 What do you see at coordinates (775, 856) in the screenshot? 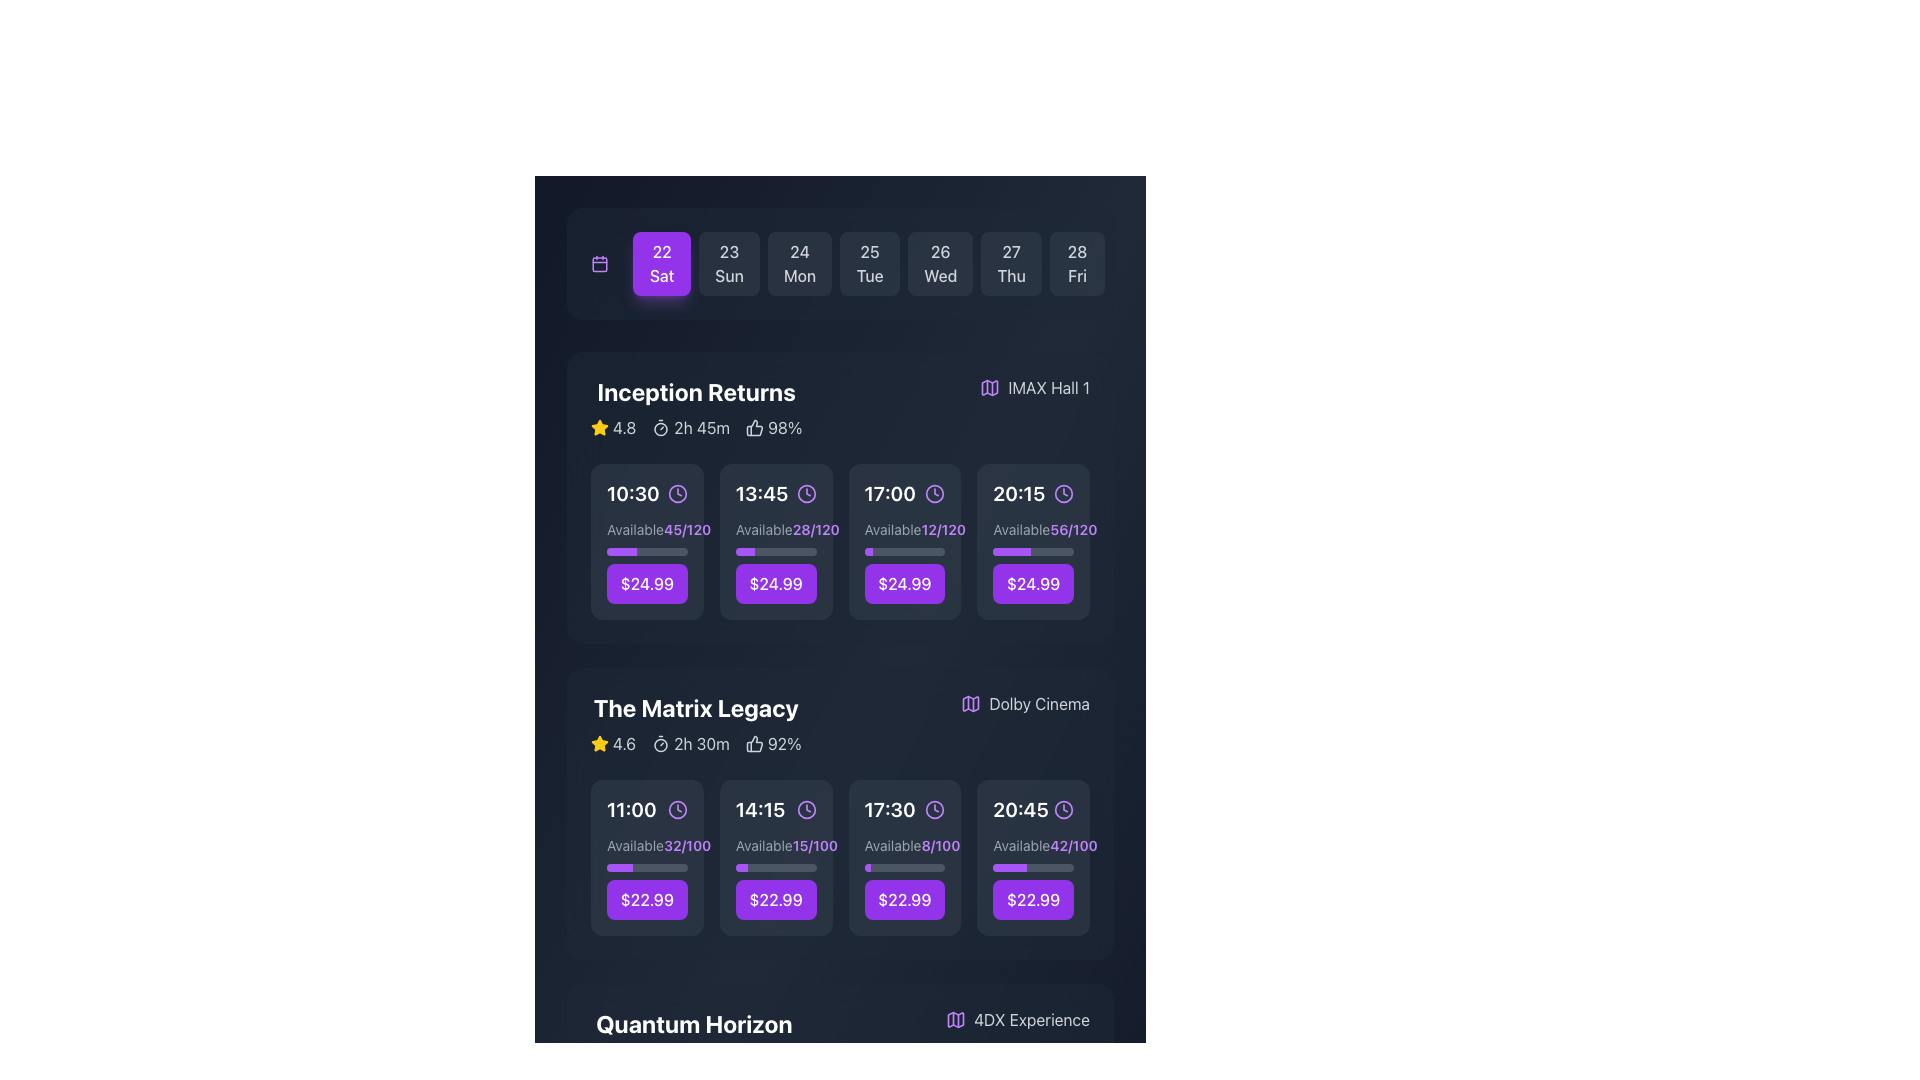
I see `the interactive card component featuring the time slot '14:15', which has a prominent purple button at the bottom labeled '$22.99'` at bounding box center [775, 856].